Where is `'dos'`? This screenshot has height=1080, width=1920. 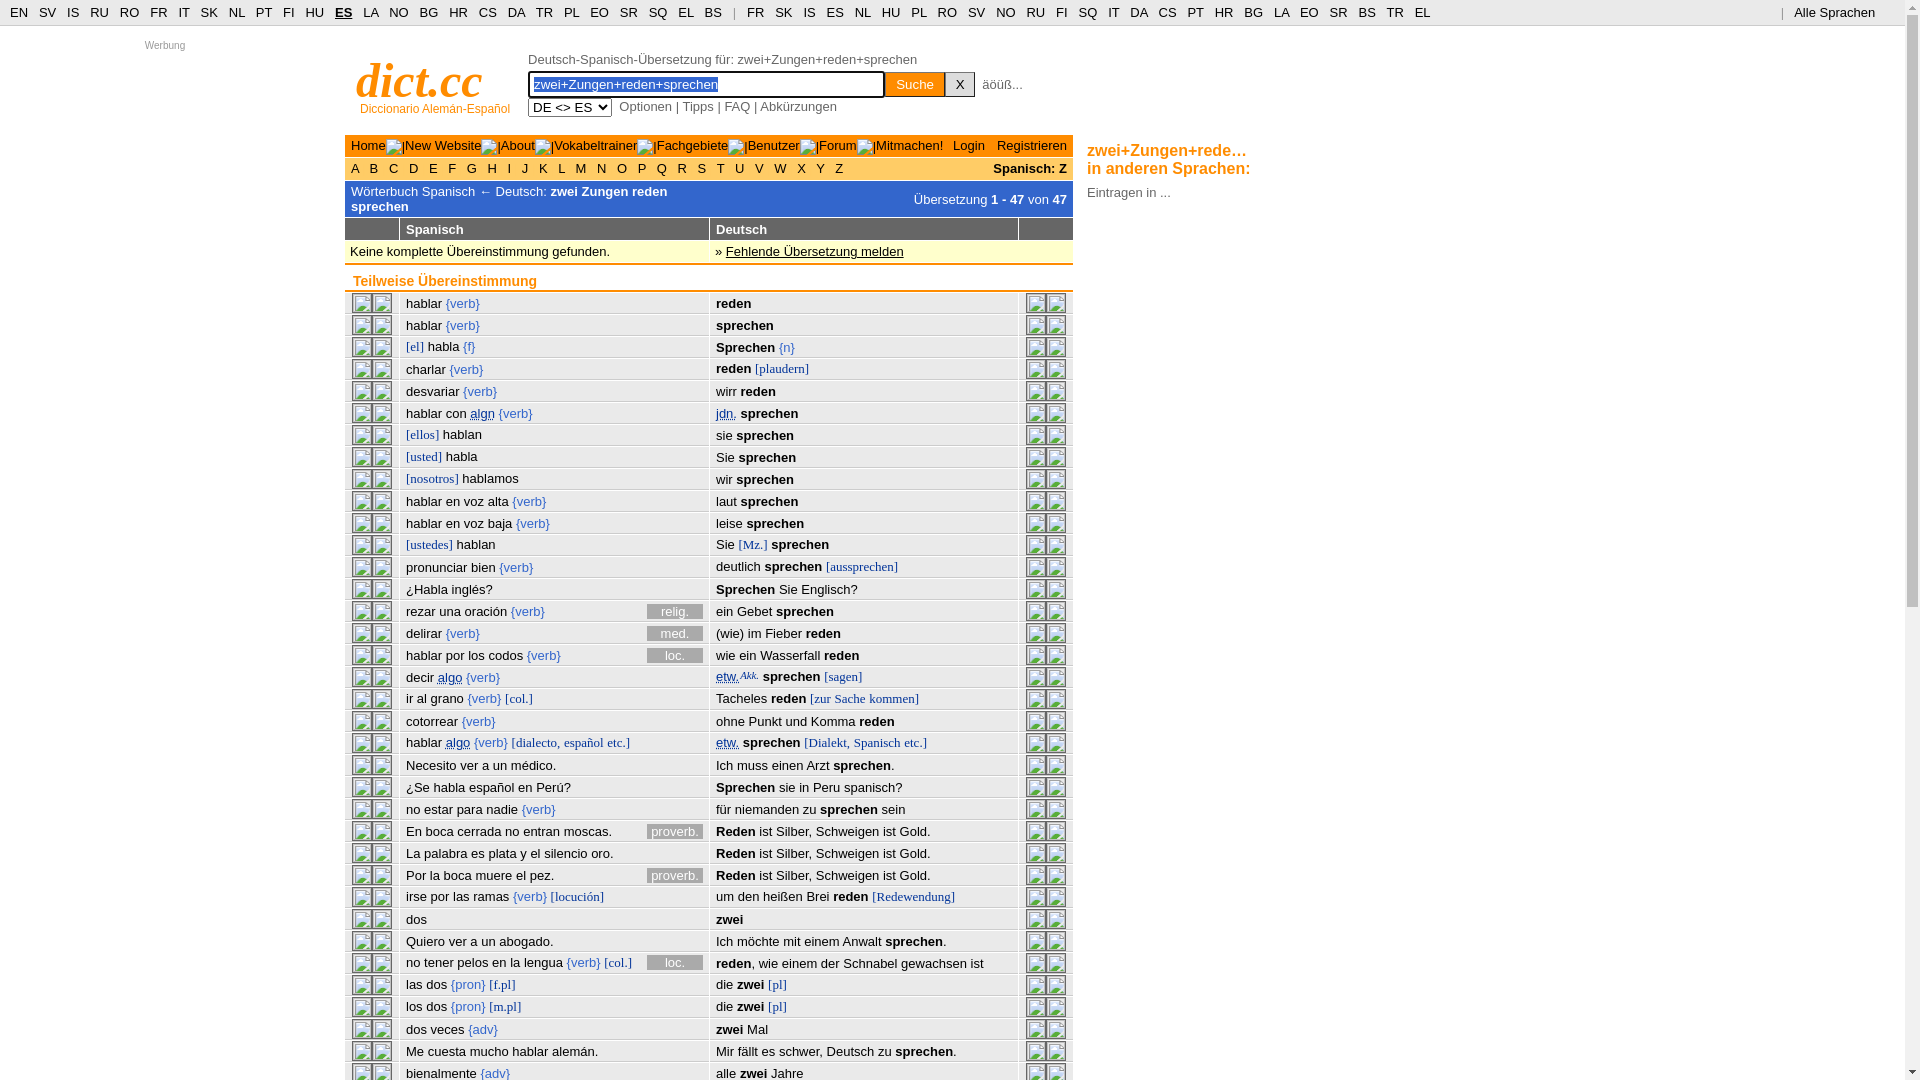 'dos' is located at coordinates (435, 983).